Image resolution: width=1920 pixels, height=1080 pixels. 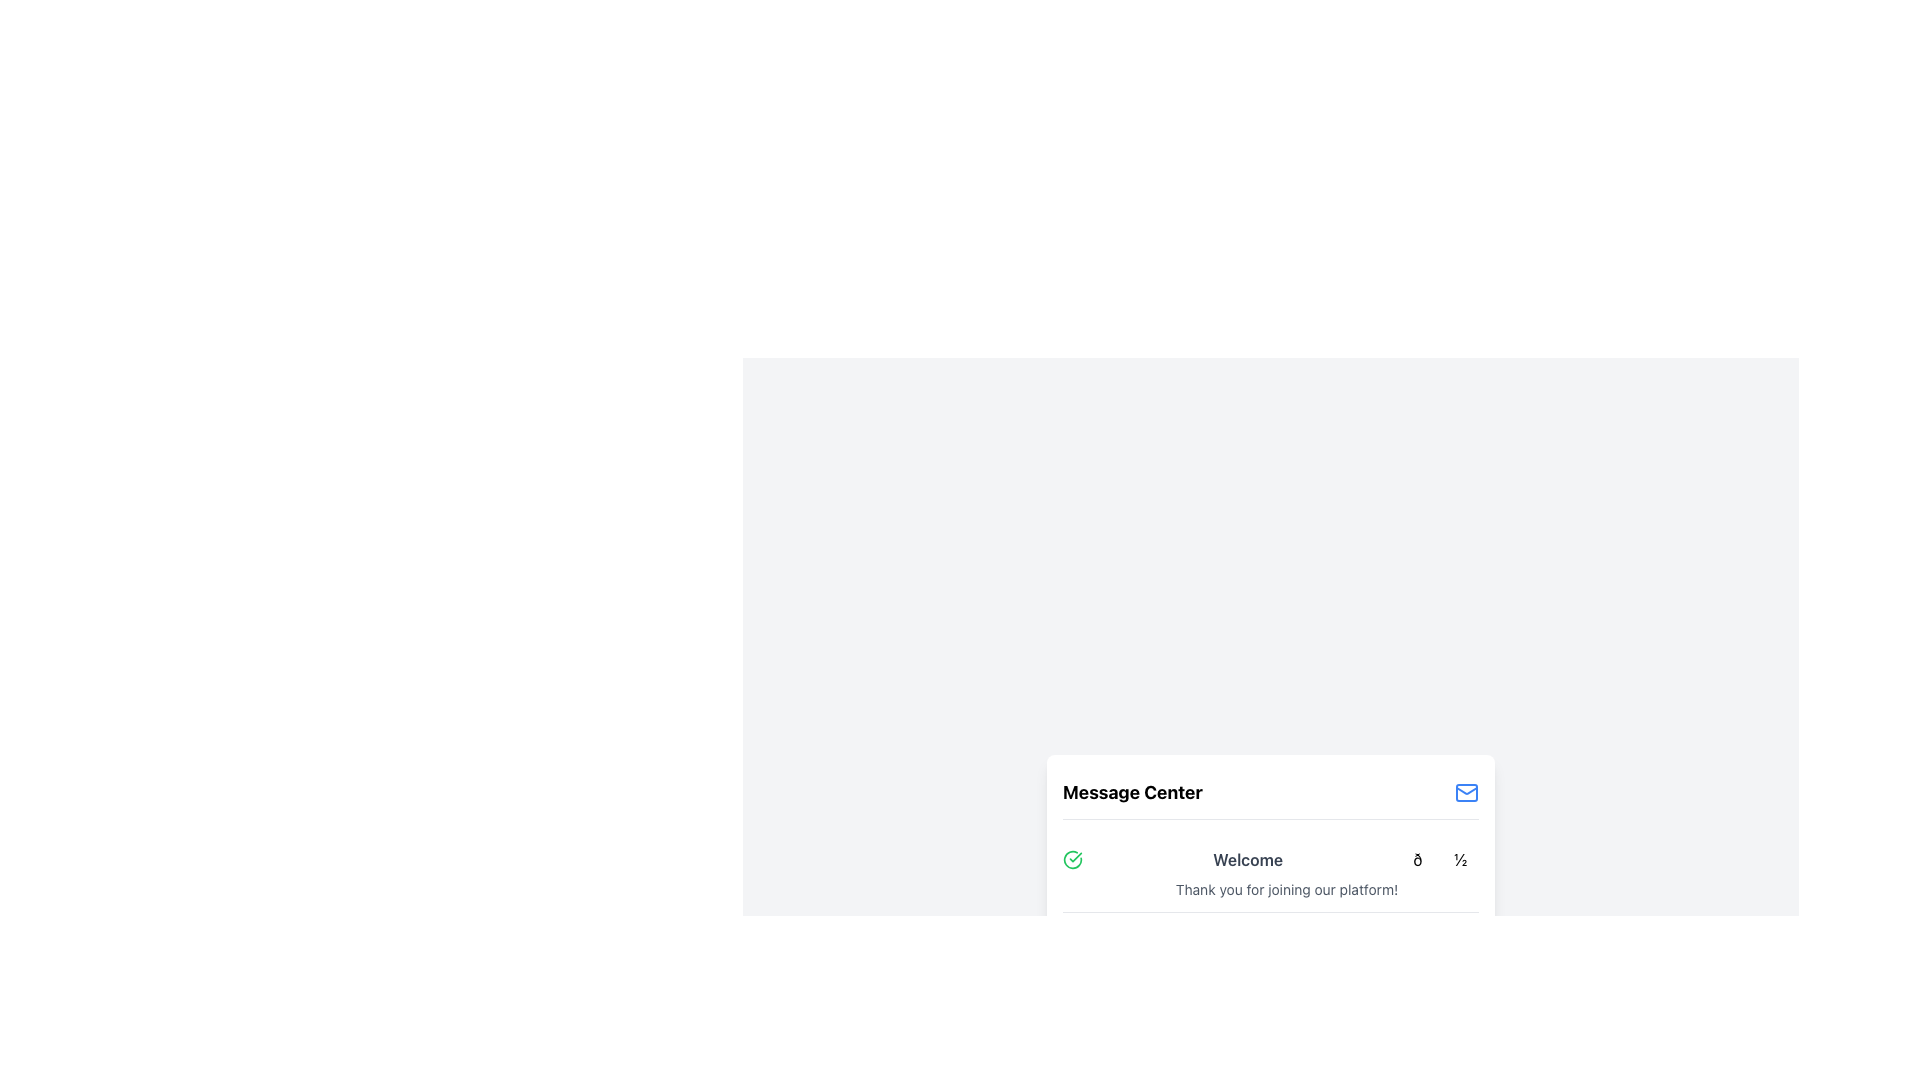 I want to click on the notification icon located at the top-right corner of the 'Message Center' section, so click(x=1467, y=792).